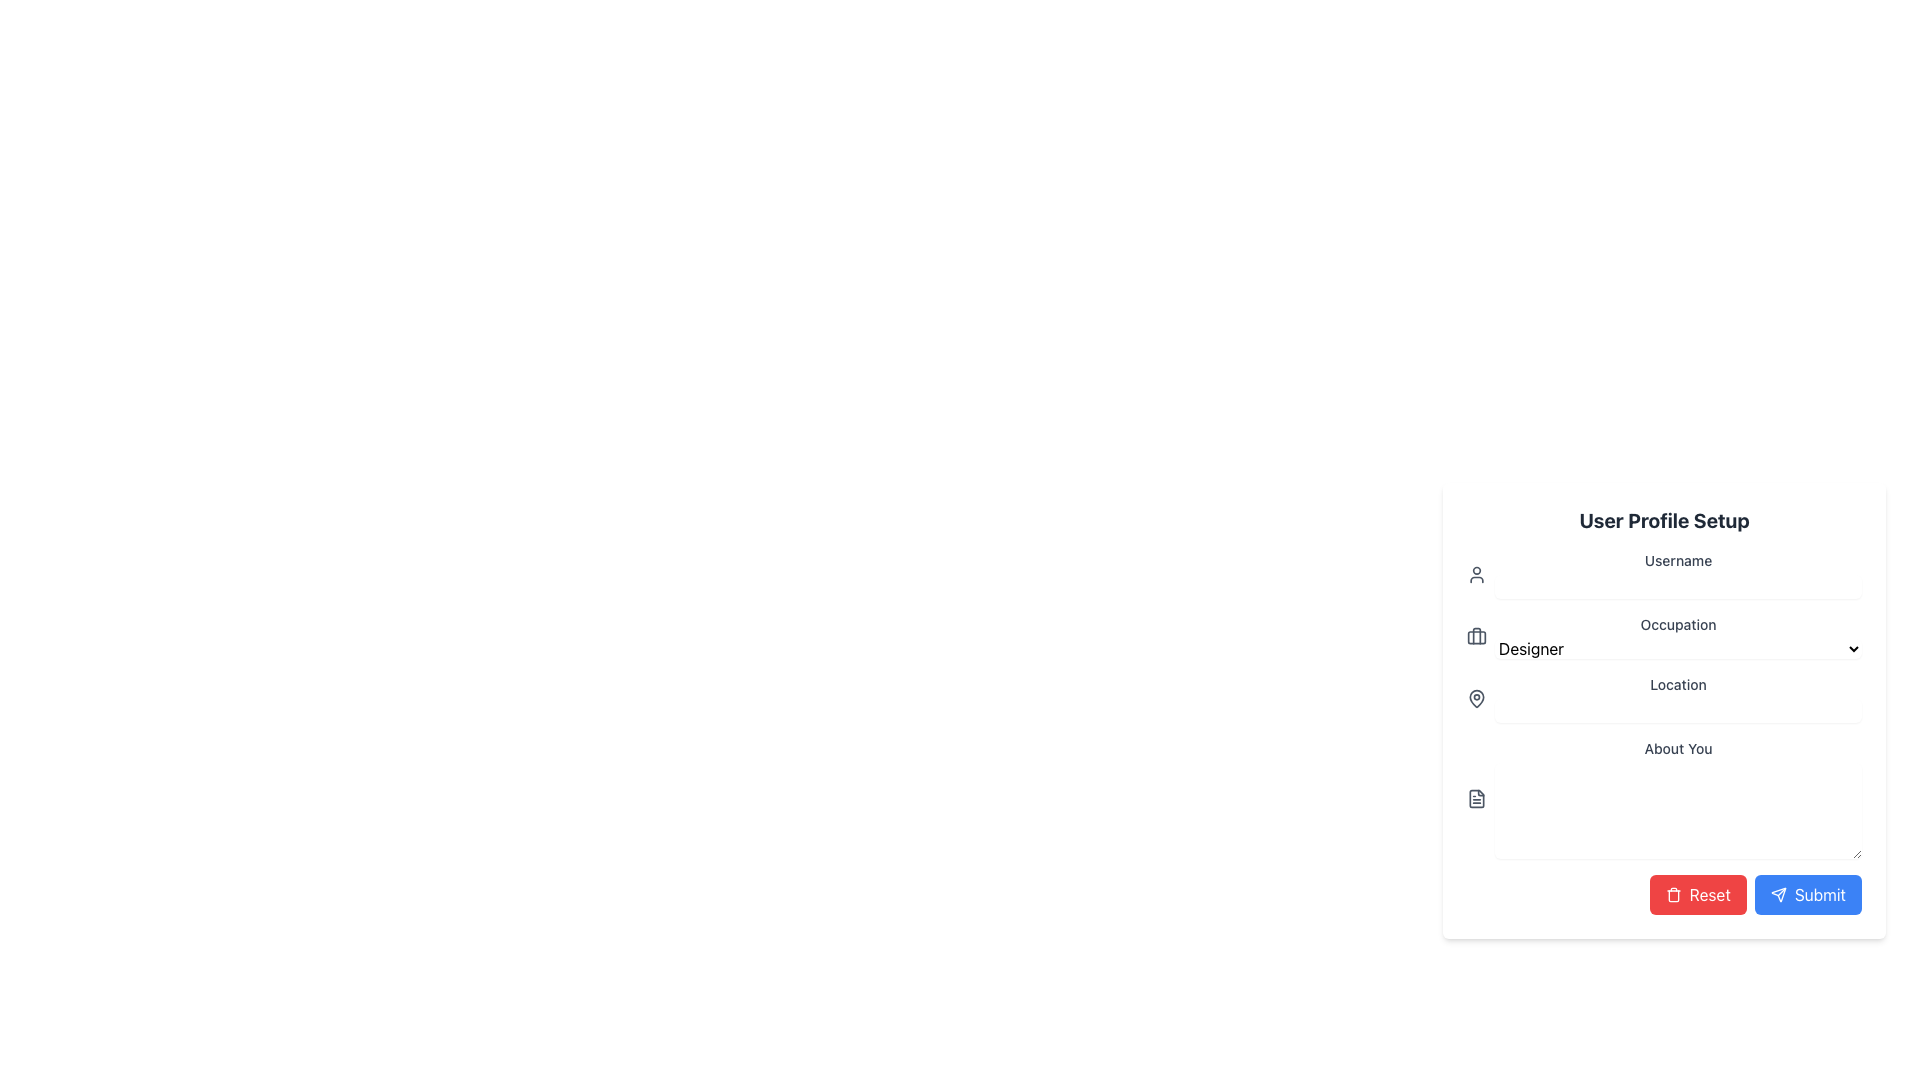 The width and height of the screenshot is (1920, 1080). I want to click on the Text Label in the 'User Profile Setup' section that describes the adjacent dropdown menu for selecting an occupation, located to the right of a bag icon and directly above the dropdown menu, so click(1678, 623).